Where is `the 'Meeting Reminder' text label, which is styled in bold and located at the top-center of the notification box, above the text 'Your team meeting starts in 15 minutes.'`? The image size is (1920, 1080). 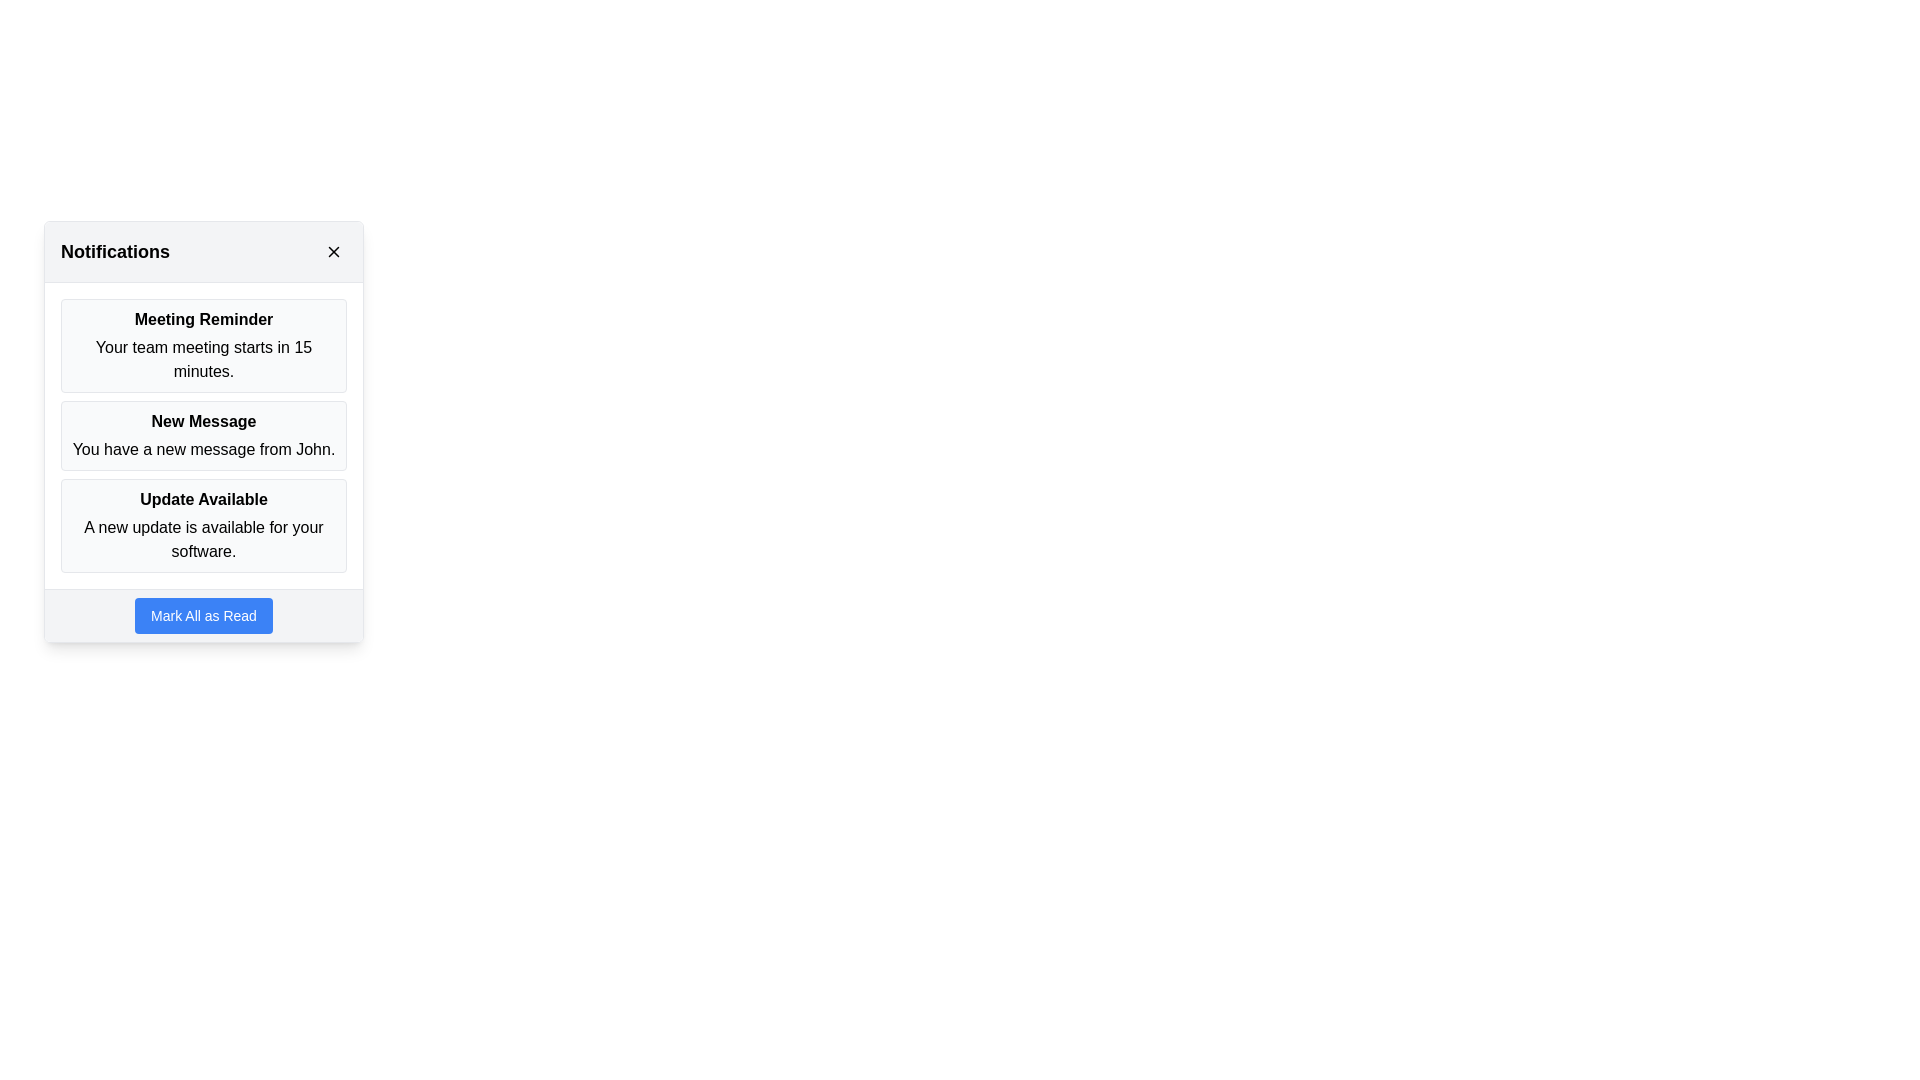
the 'Meeting Reminder' text label, which is styled in bold and located at the top-center of the notification box, above the text 'Your team meeting starts in 15 minutes.' is located at coordinates (203, 319).